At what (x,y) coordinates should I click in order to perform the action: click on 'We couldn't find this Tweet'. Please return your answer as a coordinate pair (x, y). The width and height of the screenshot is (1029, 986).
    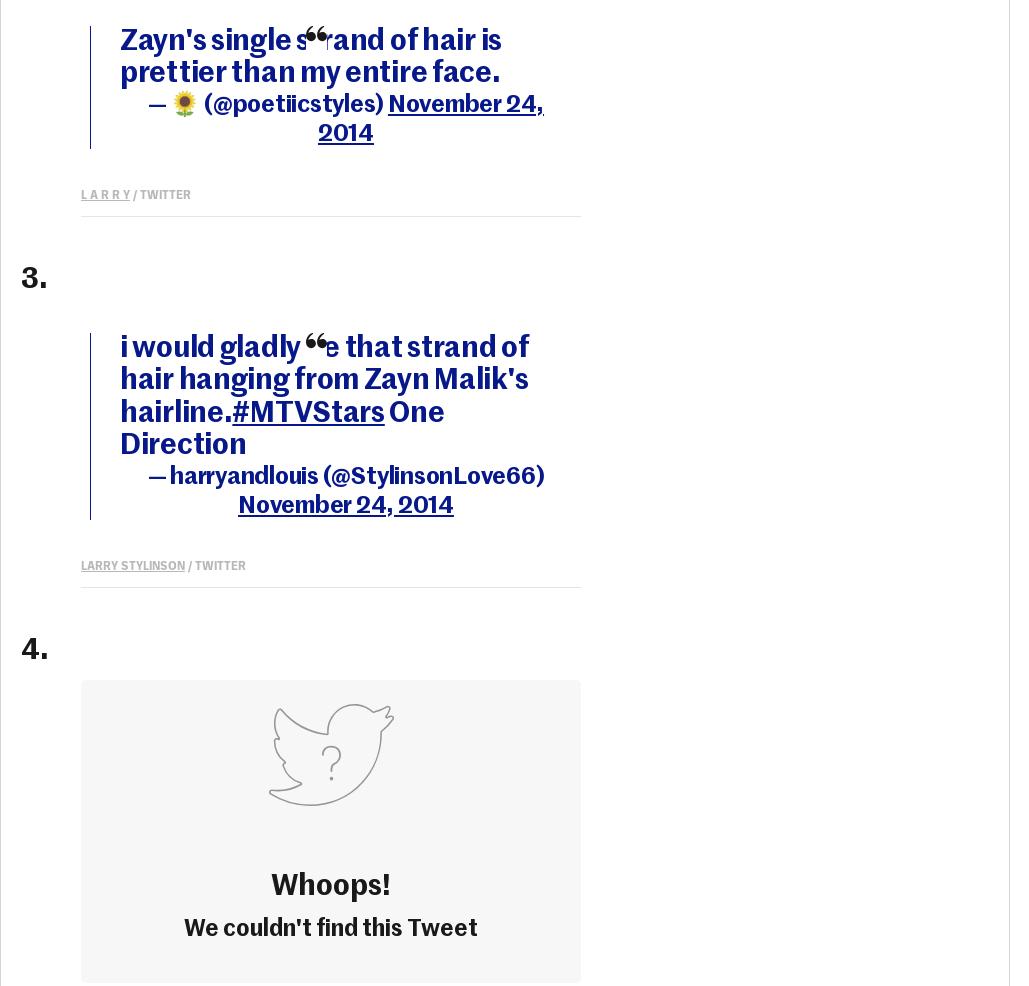
    Looking at the image, I should click on (331, 928).